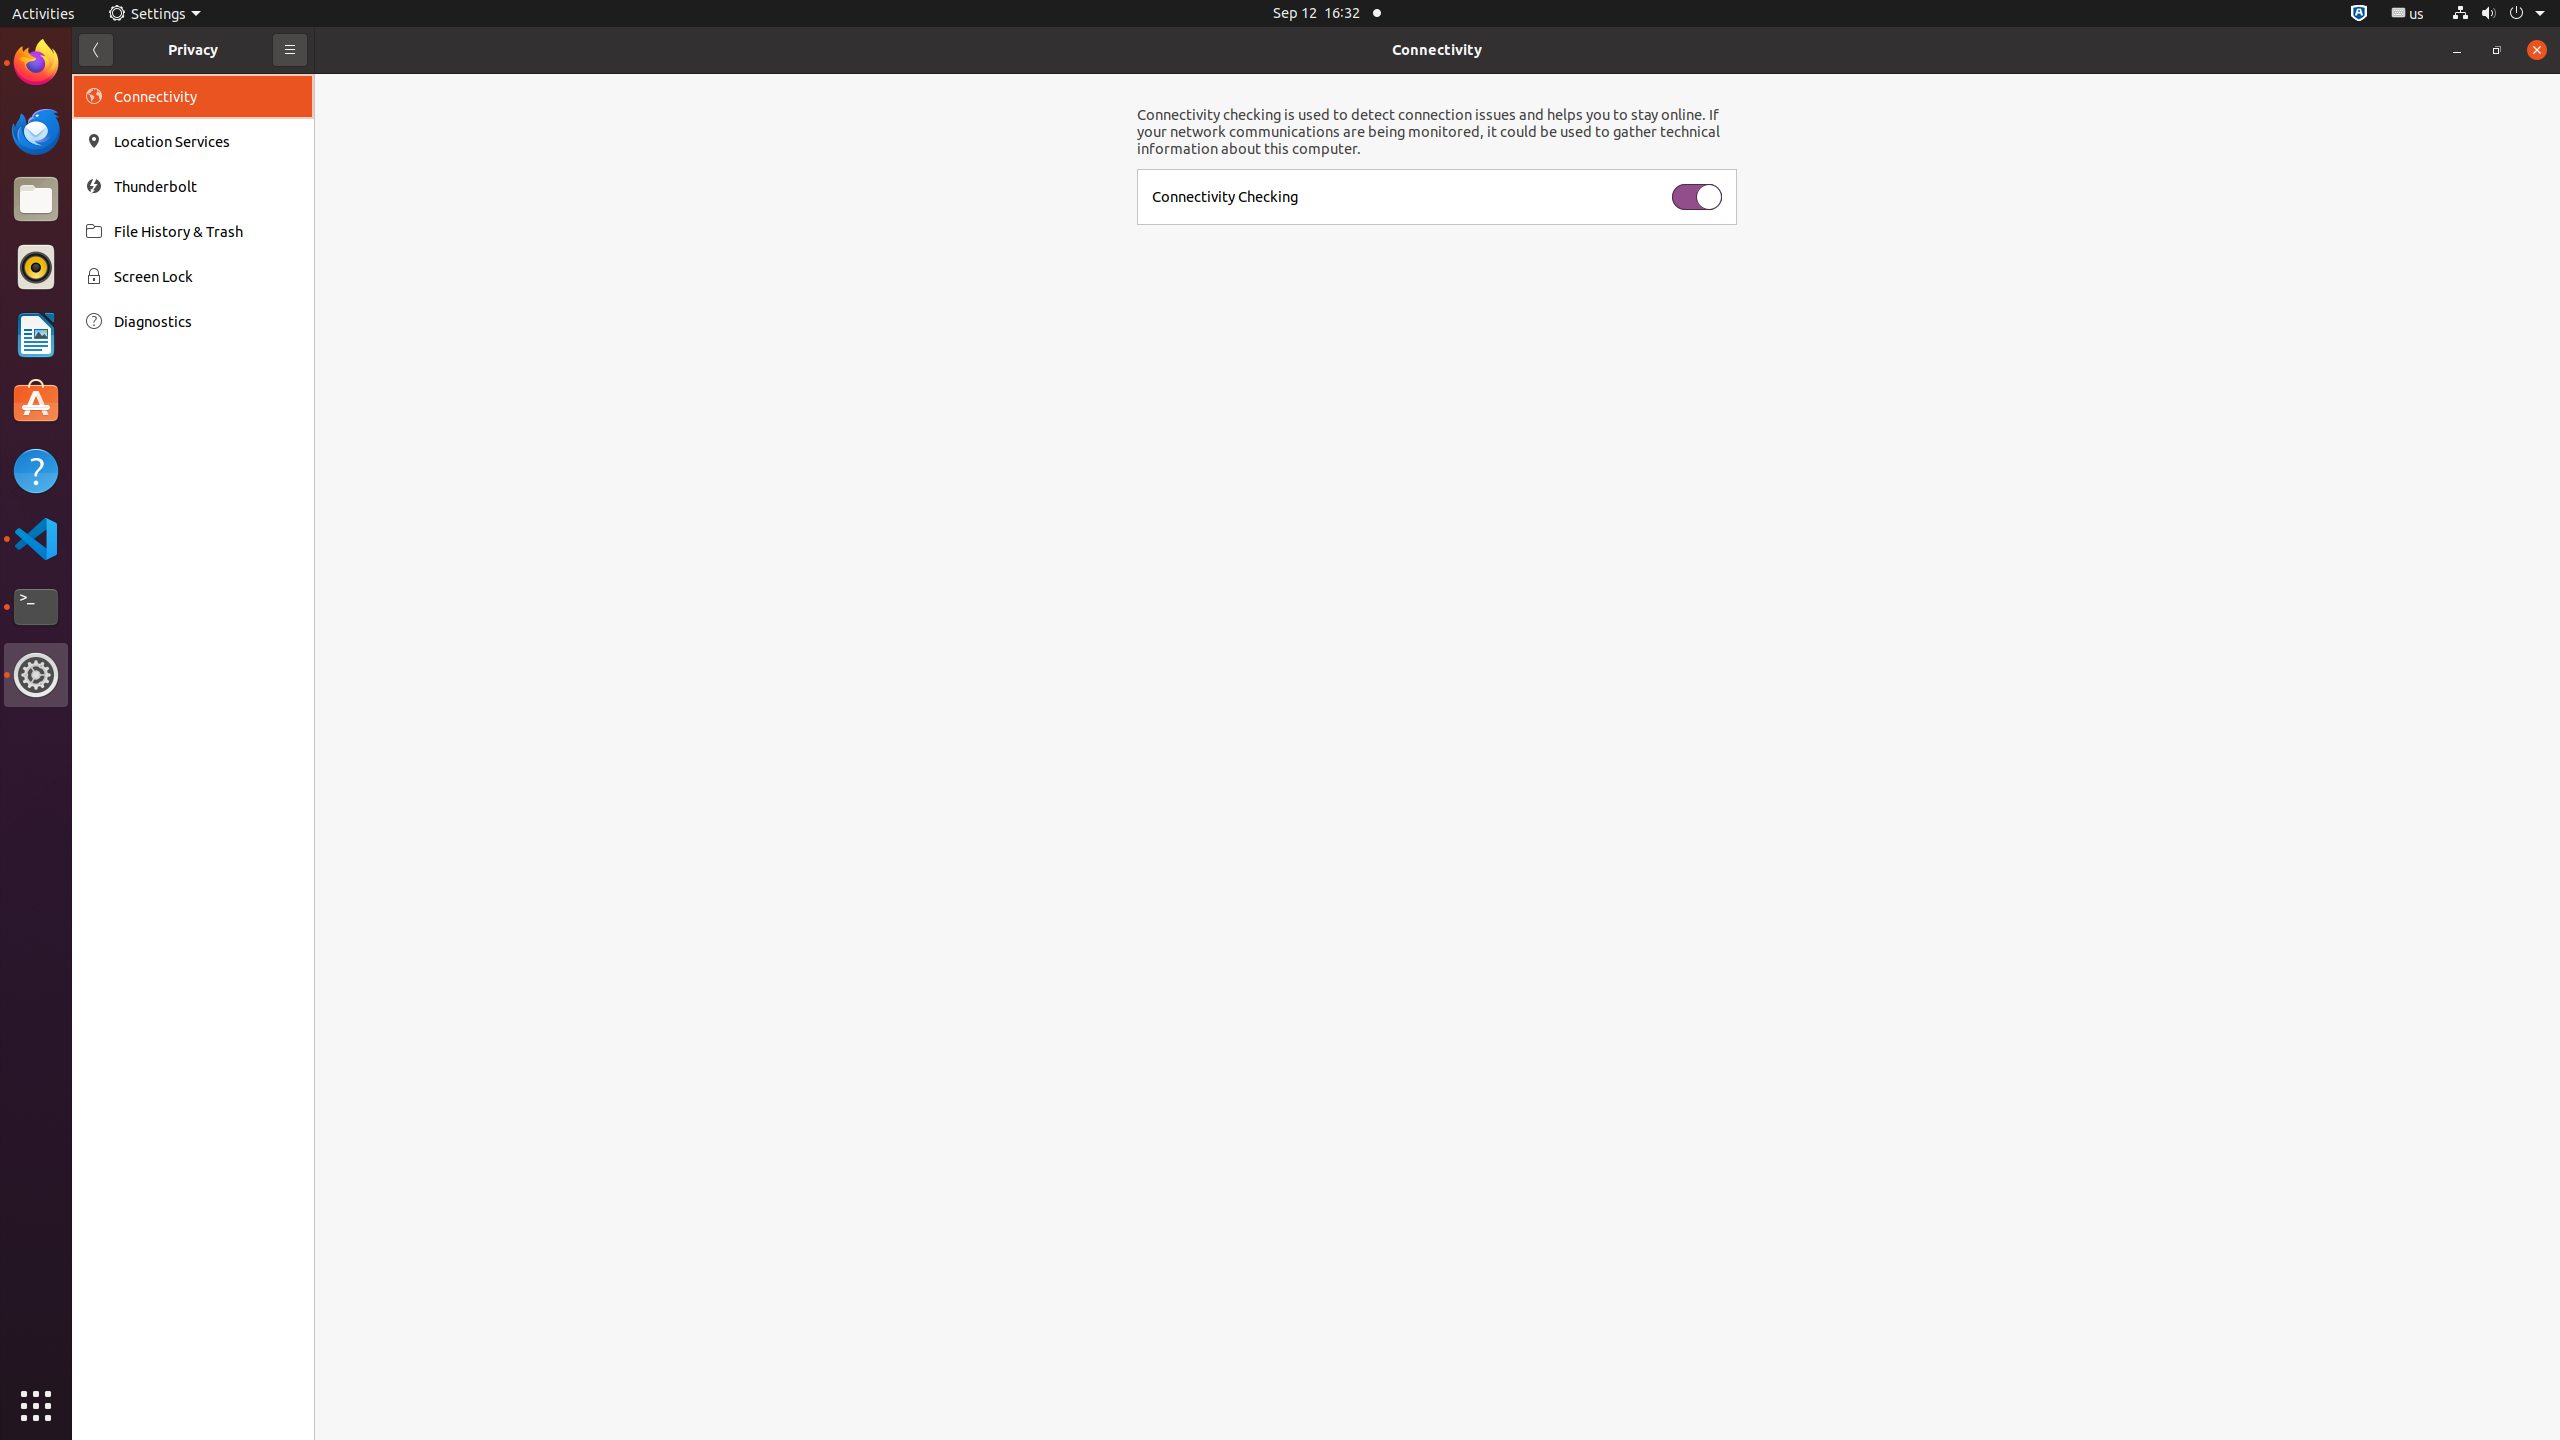 The image size is (2560, 1440). I want to click on 'Trash', so click(133, 189).